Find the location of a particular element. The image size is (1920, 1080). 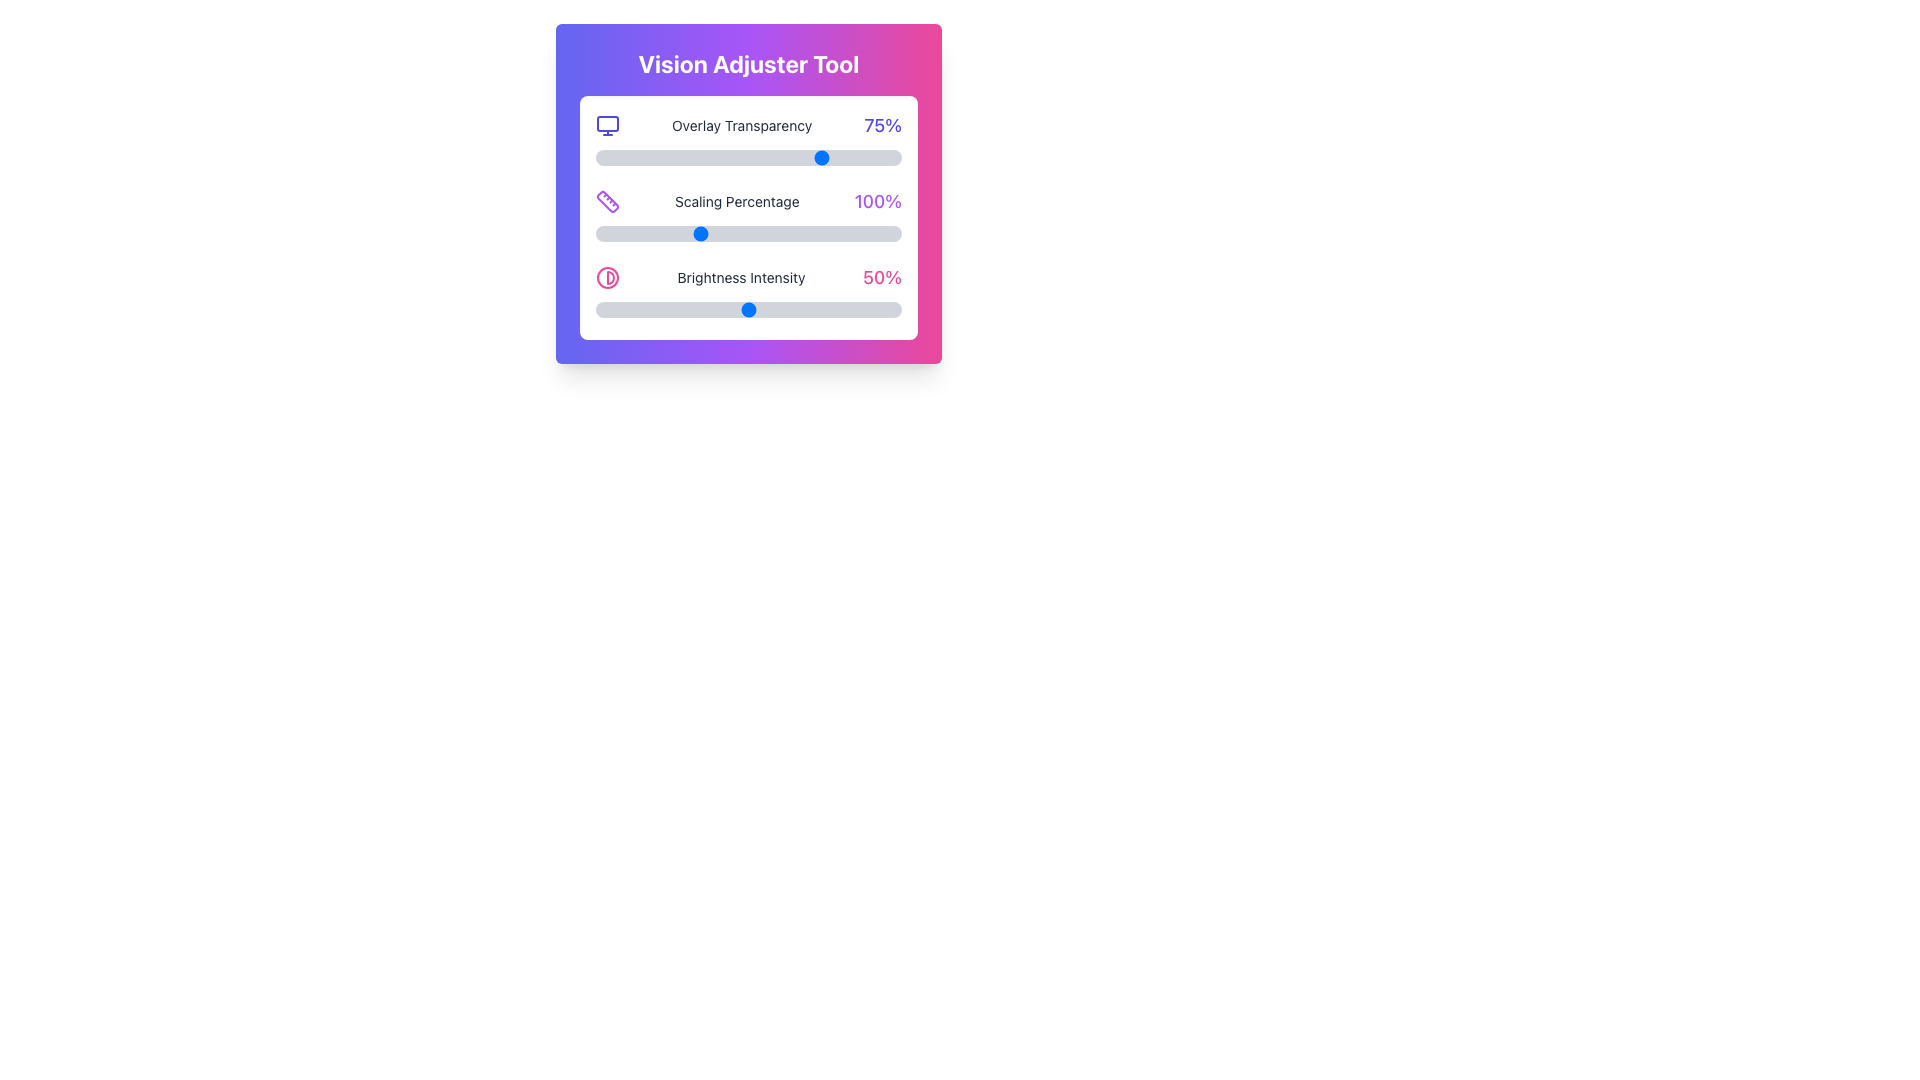

the scaling percentage is located at coordinates (737, 233).